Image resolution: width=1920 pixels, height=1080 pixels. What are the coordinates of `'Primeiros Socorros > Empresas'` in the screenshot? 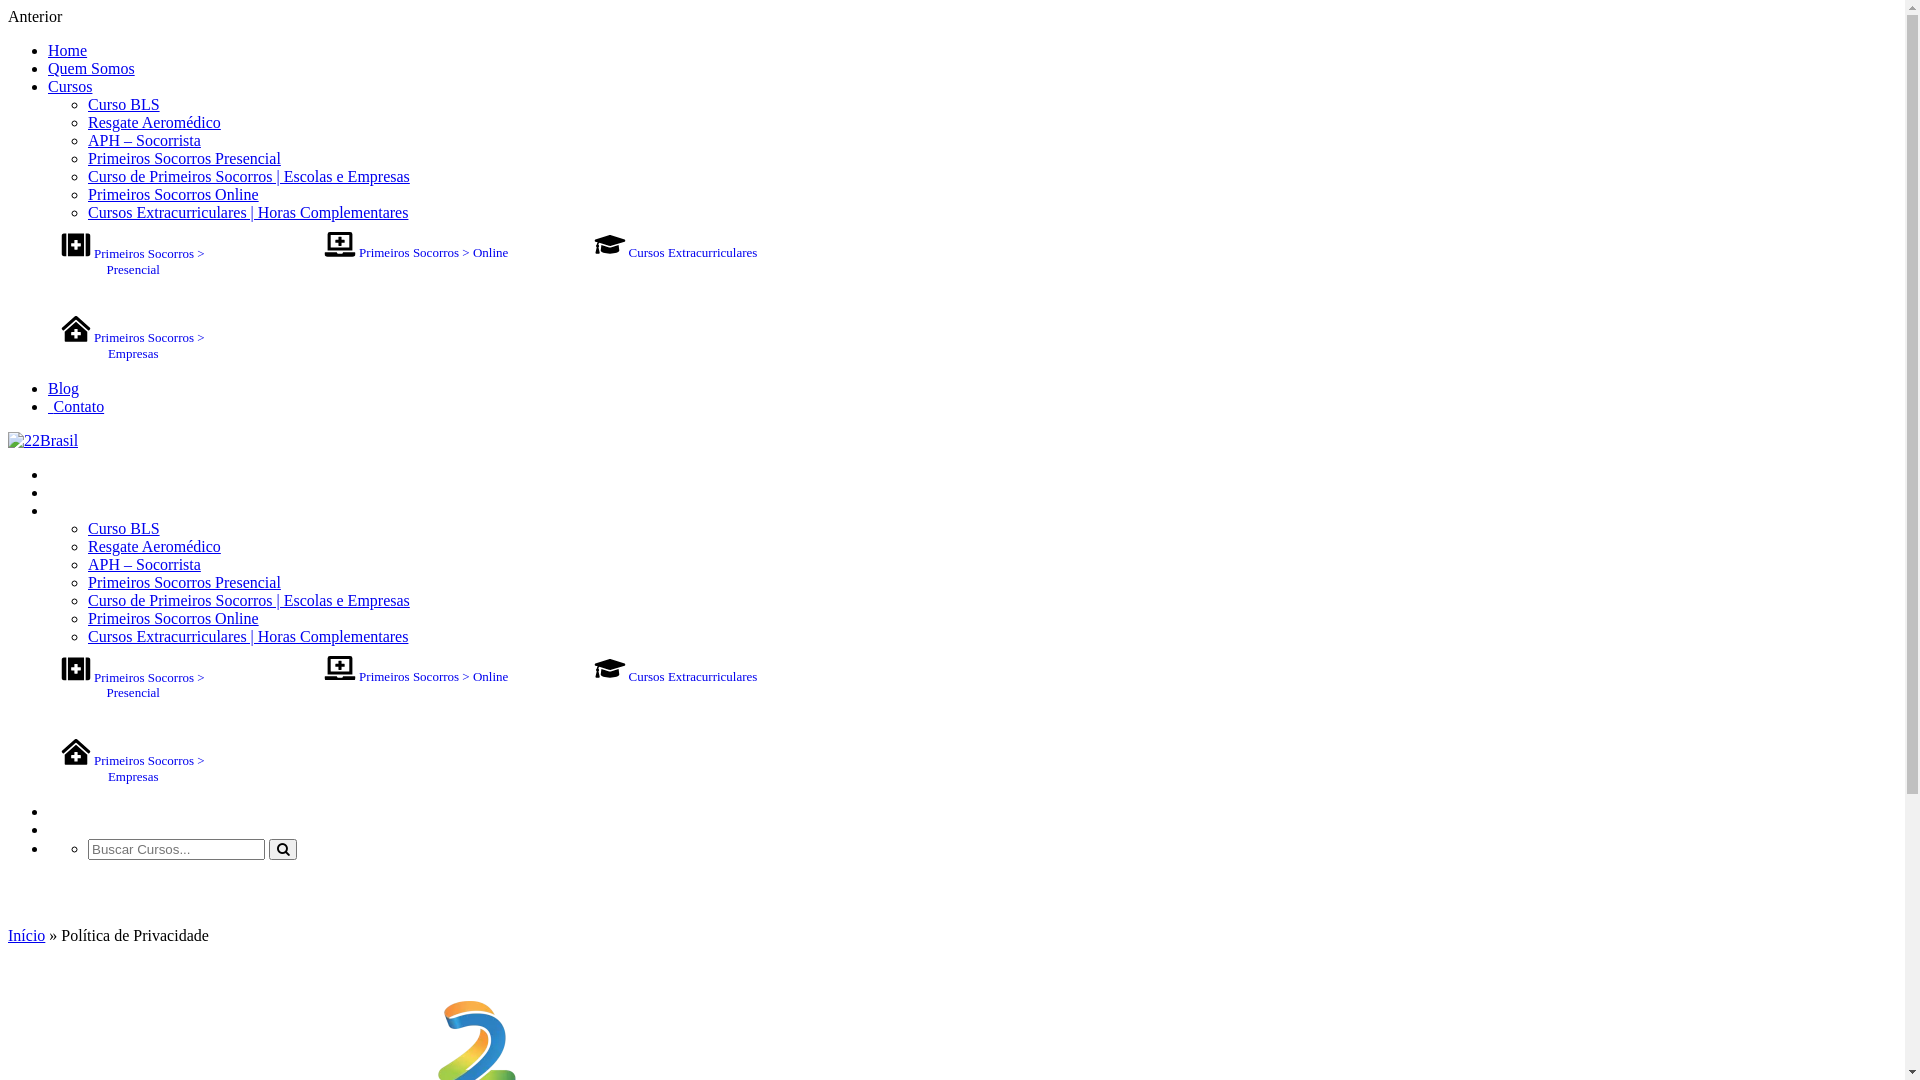 It's located at (132, 767).